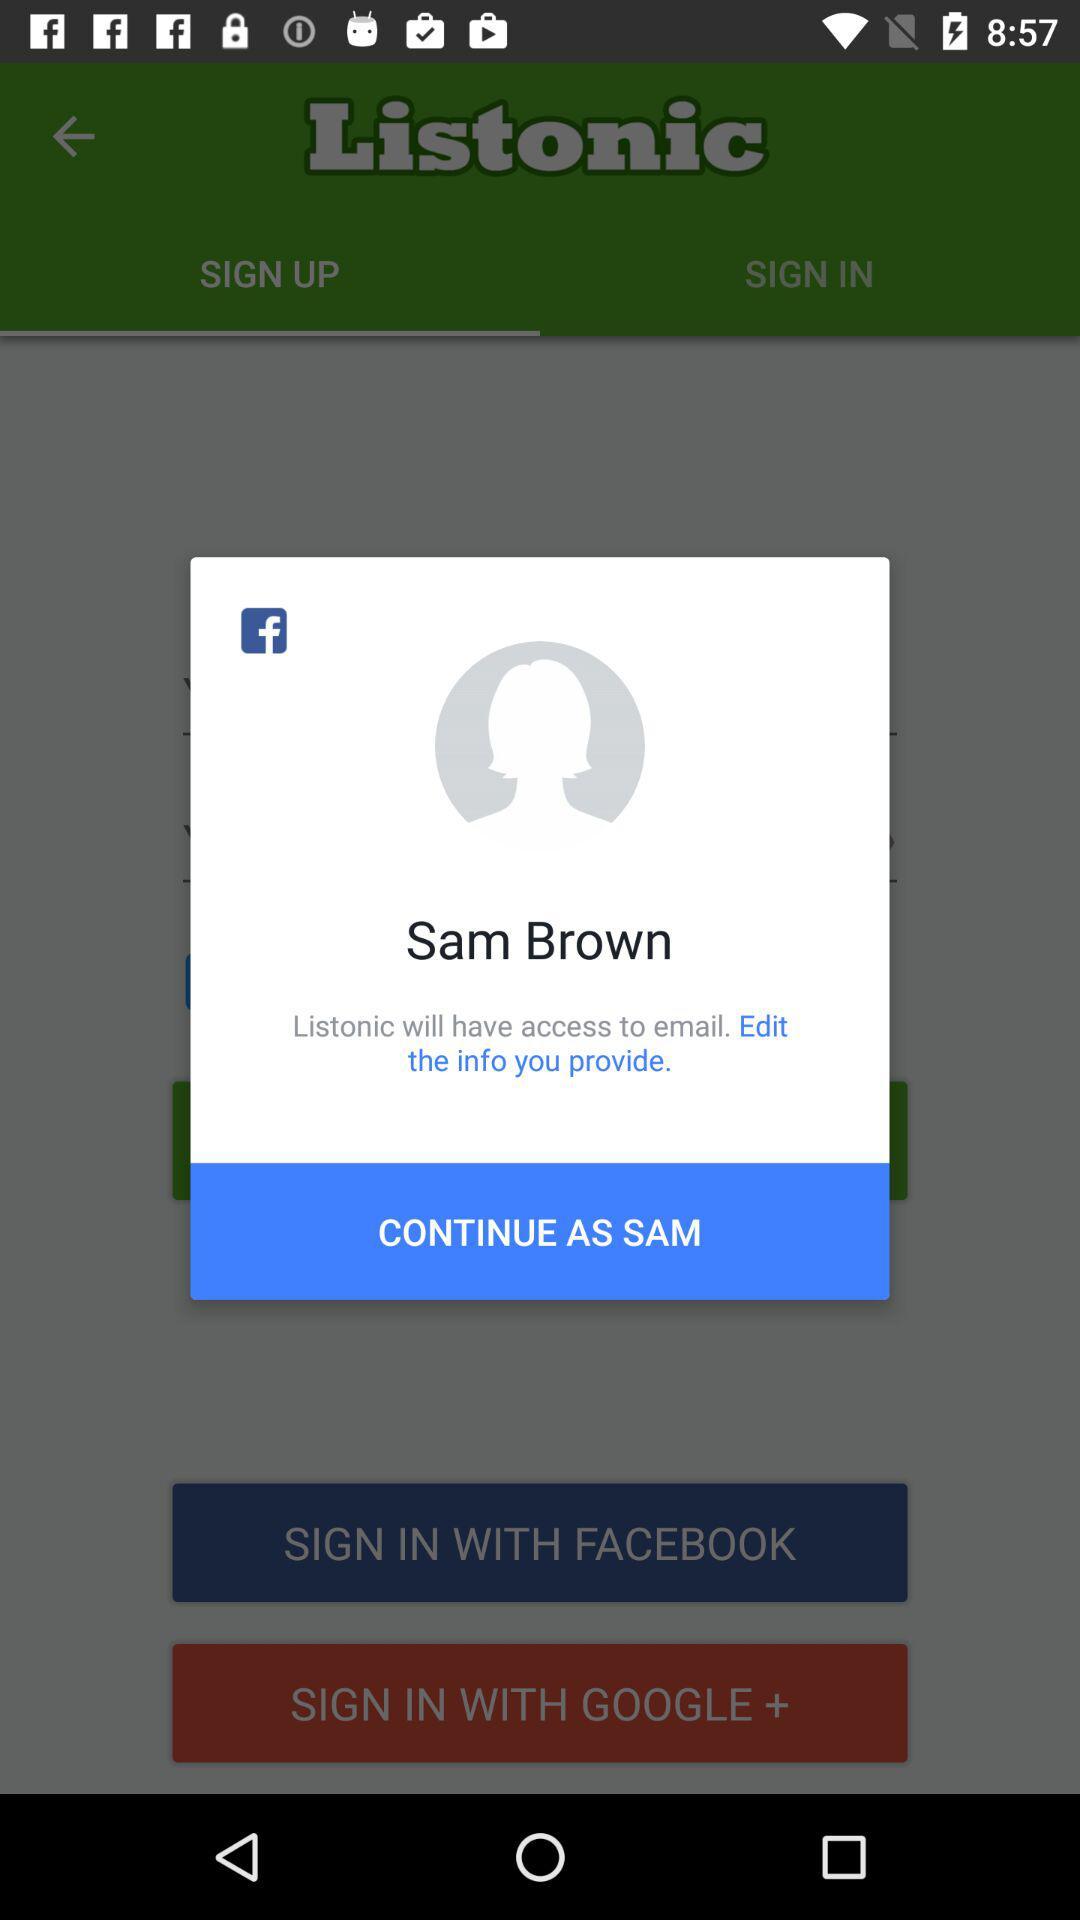 Image resolution: width=1080 pixels, height=1920 pixels. Describe the element at coordinates (540, 1041) in the screenshot. I see `item above continue as sam icon` at that location.